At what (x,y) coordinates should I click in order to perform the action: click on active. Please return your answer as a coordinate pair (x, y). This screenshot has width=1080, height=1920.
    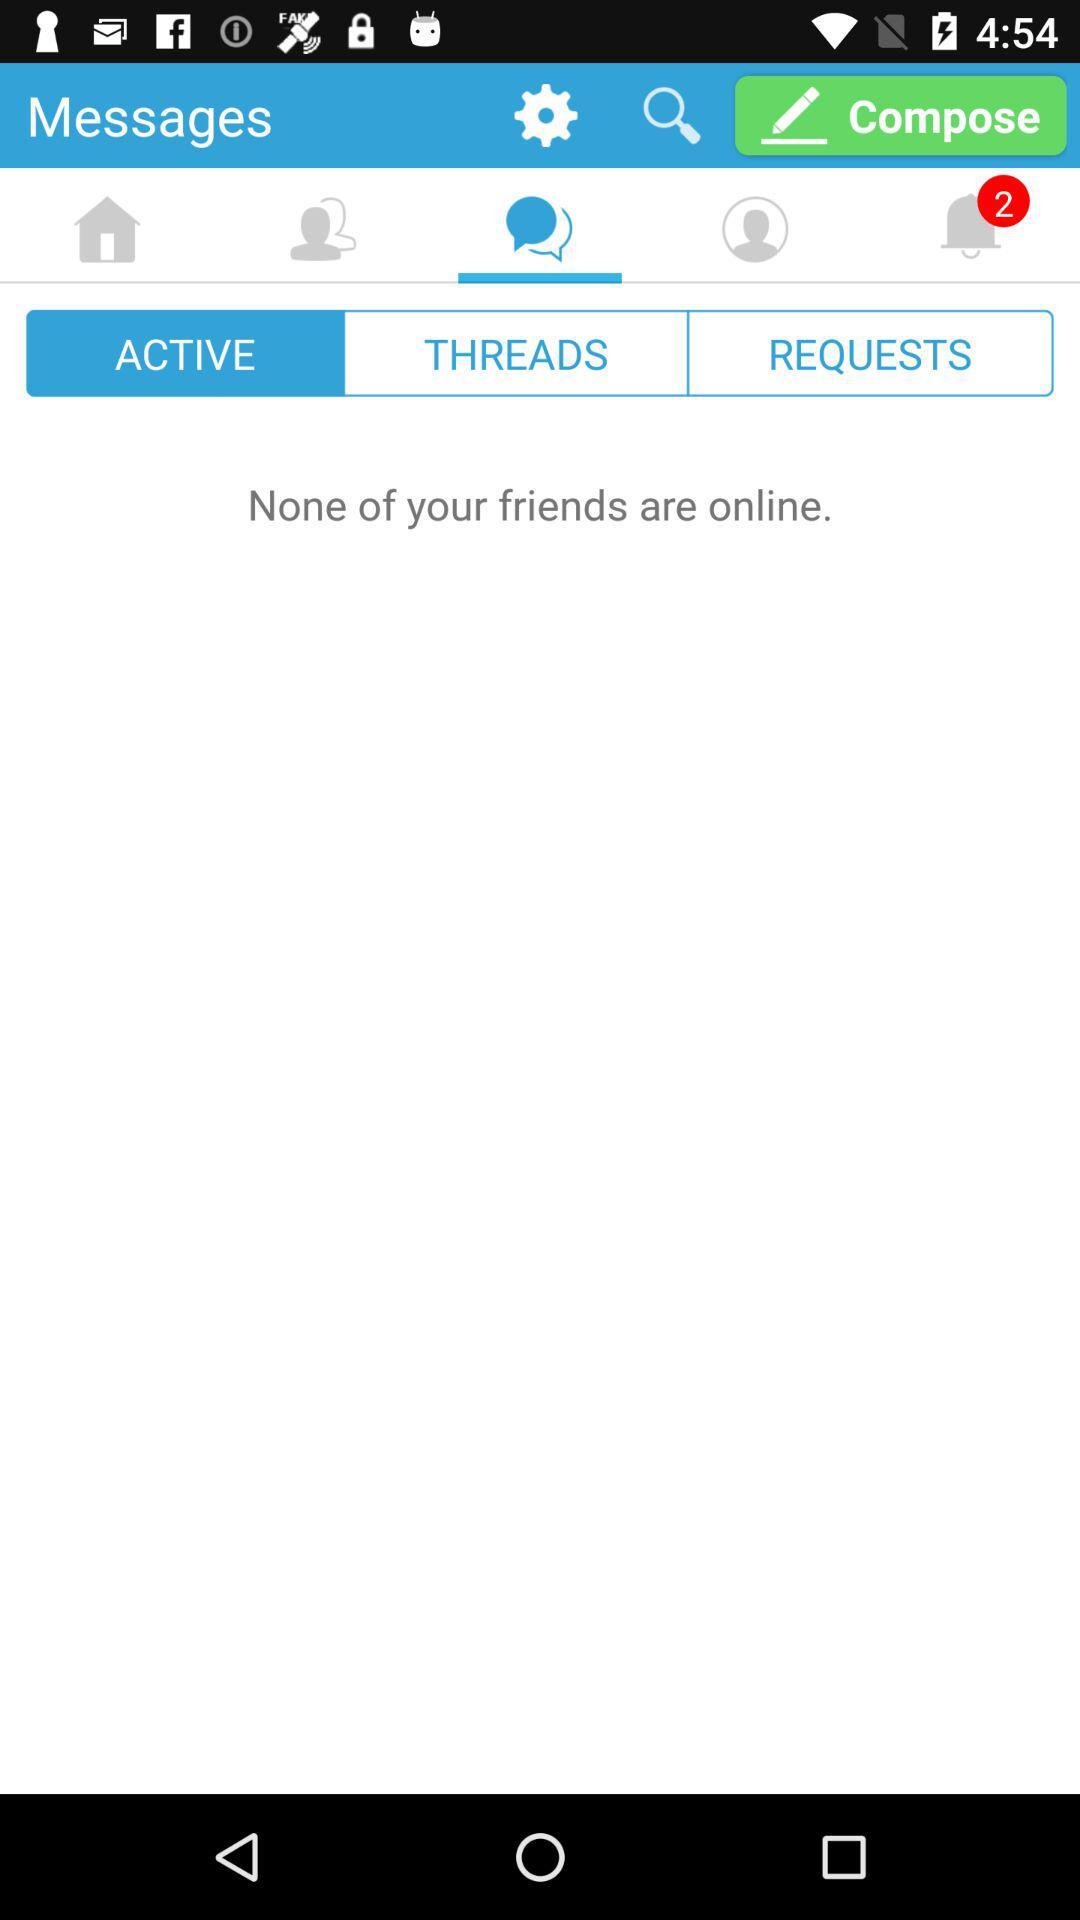
    Looking at the image, I should click on (185, 353).